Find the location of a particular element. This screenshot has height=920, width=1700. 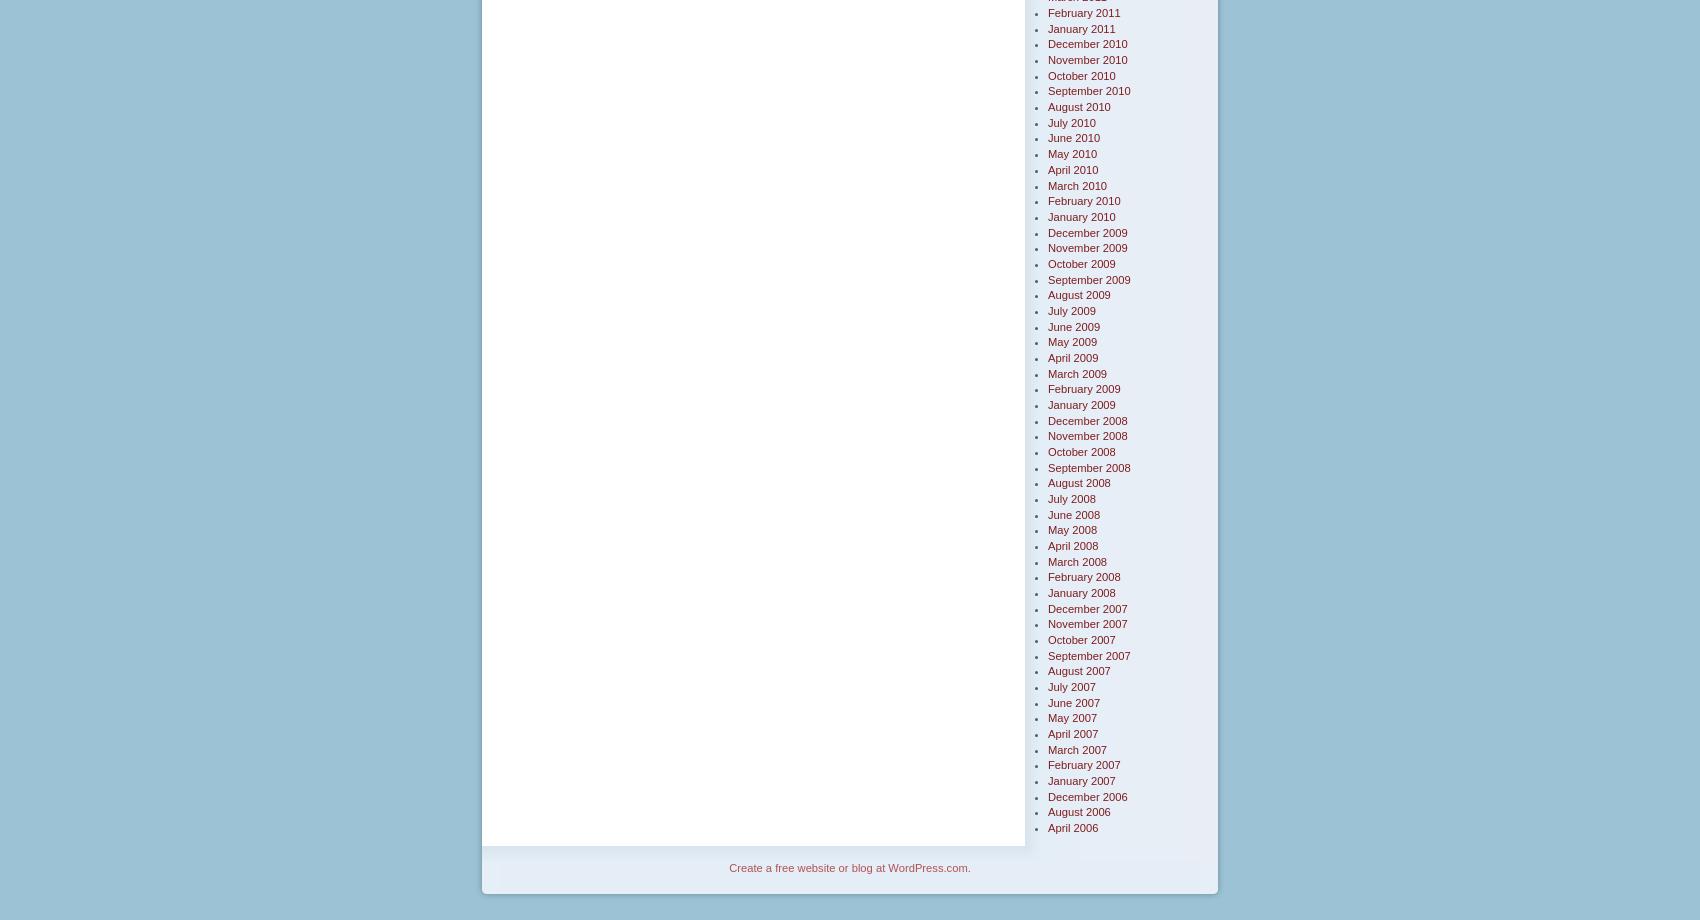

'September 2007' is located at coordinates (1047, 654).